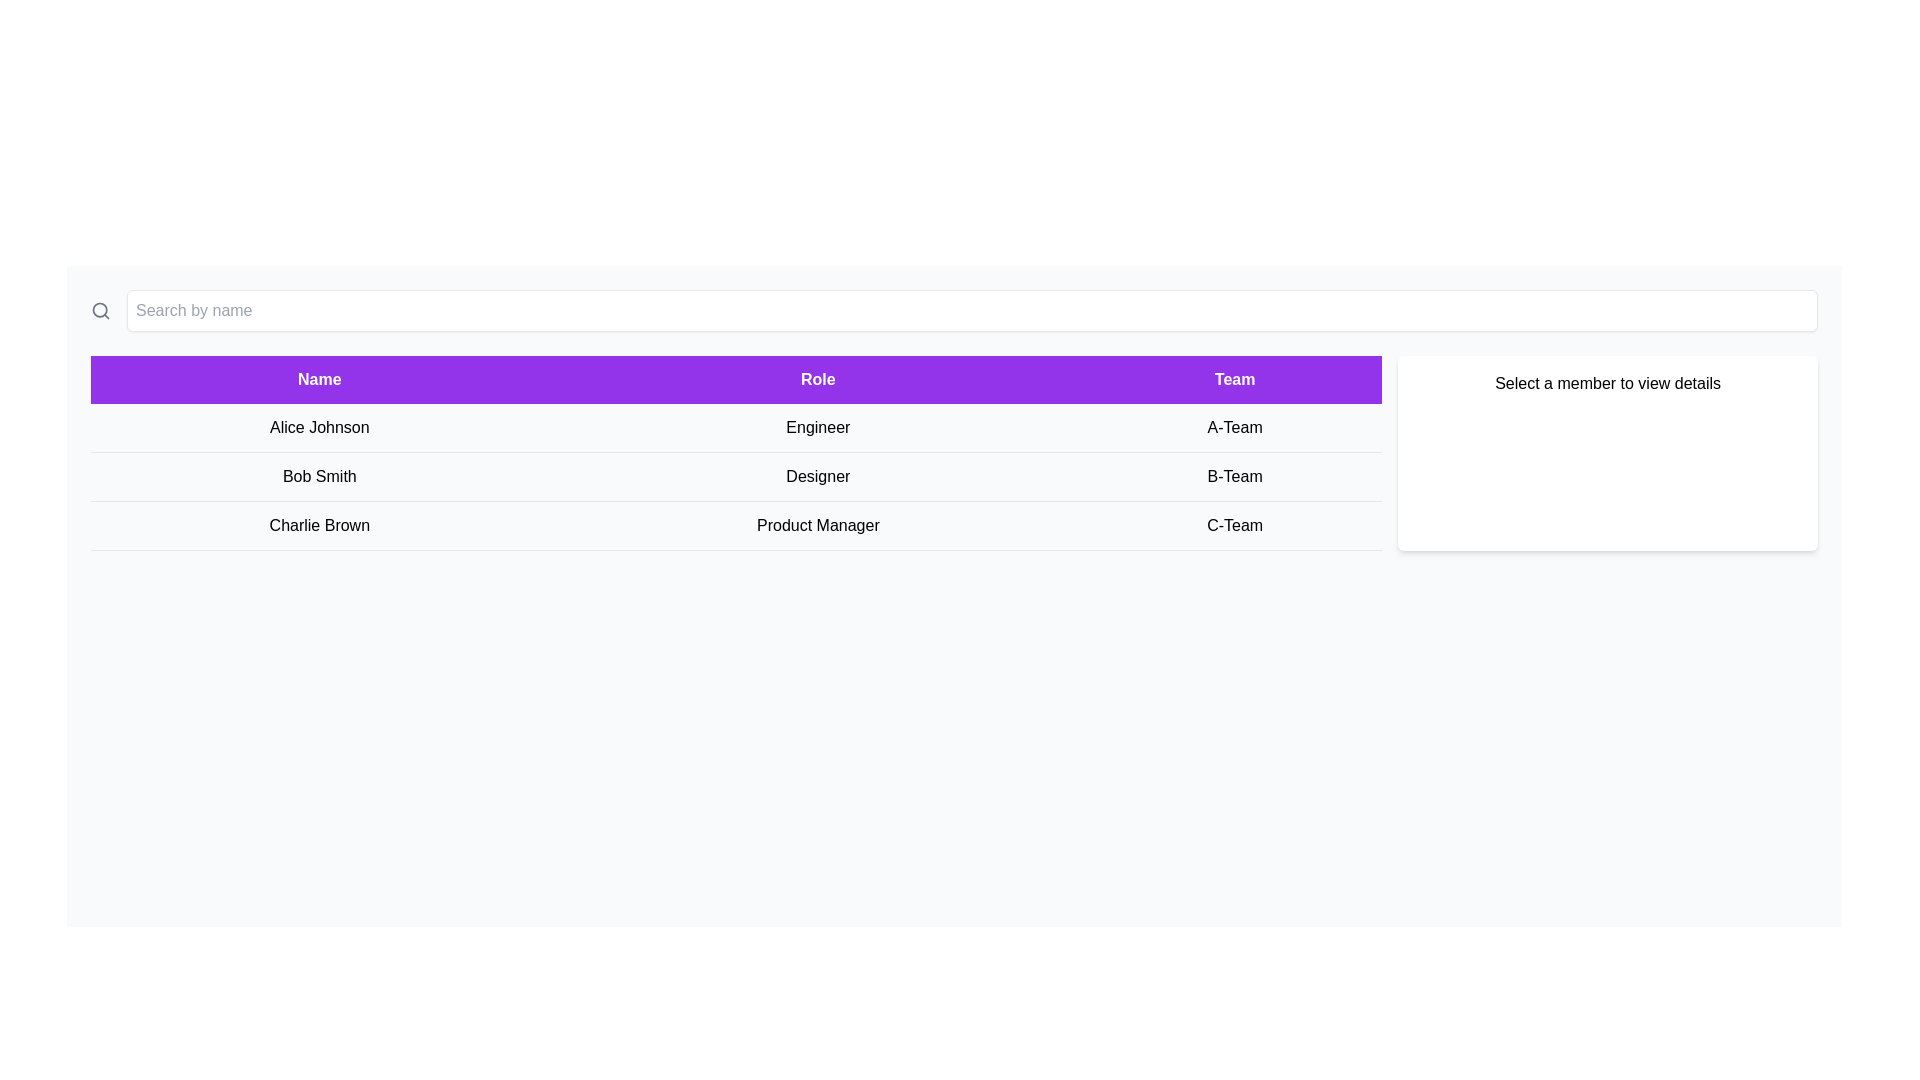 The width and height of the screenshot is (1920, 1080). I want to click on the SVG circle element that forms the circular part of the magnifying glass icon, which is located on the left side of the search bar at the top of the interface, so click(99, 310).